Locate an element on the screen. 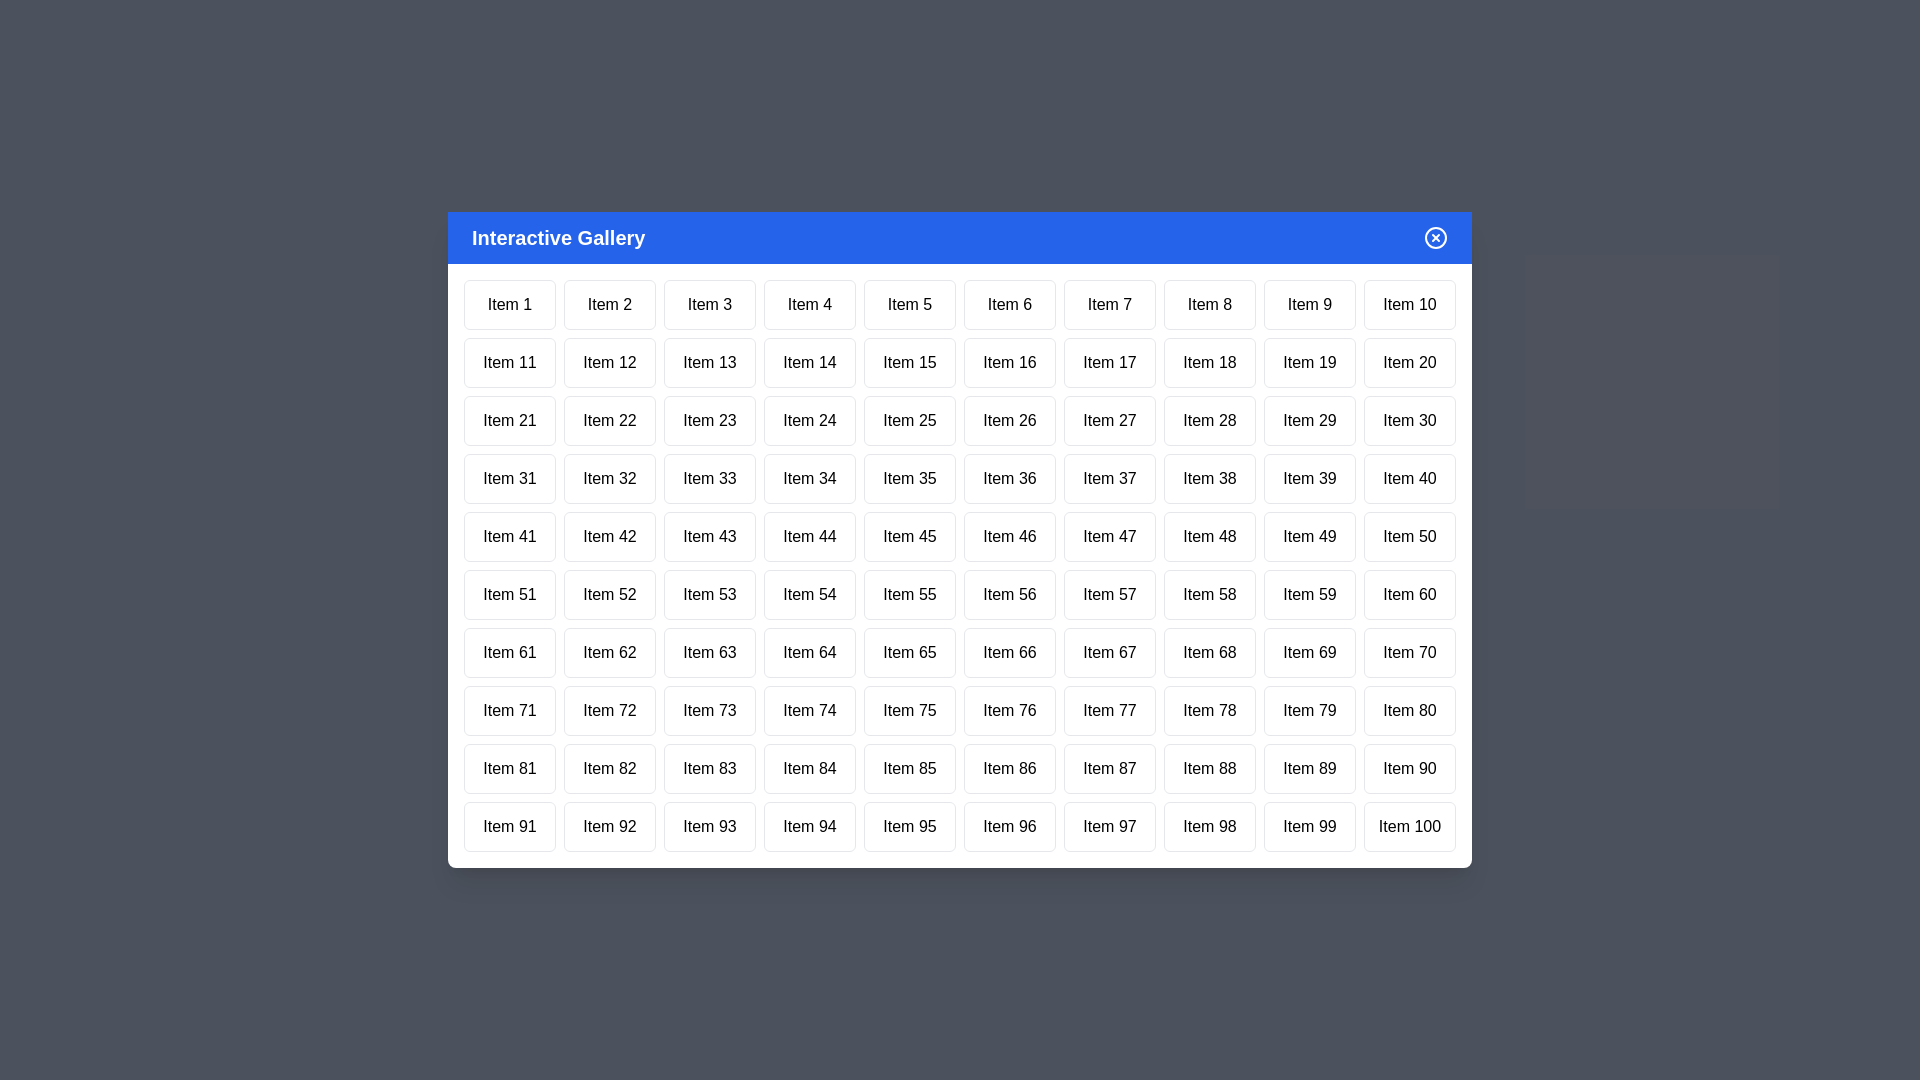 The width and height of the screenshot is (1920, 1080). the close button in the header to close the dialog is located at coordinates (1434, 237).